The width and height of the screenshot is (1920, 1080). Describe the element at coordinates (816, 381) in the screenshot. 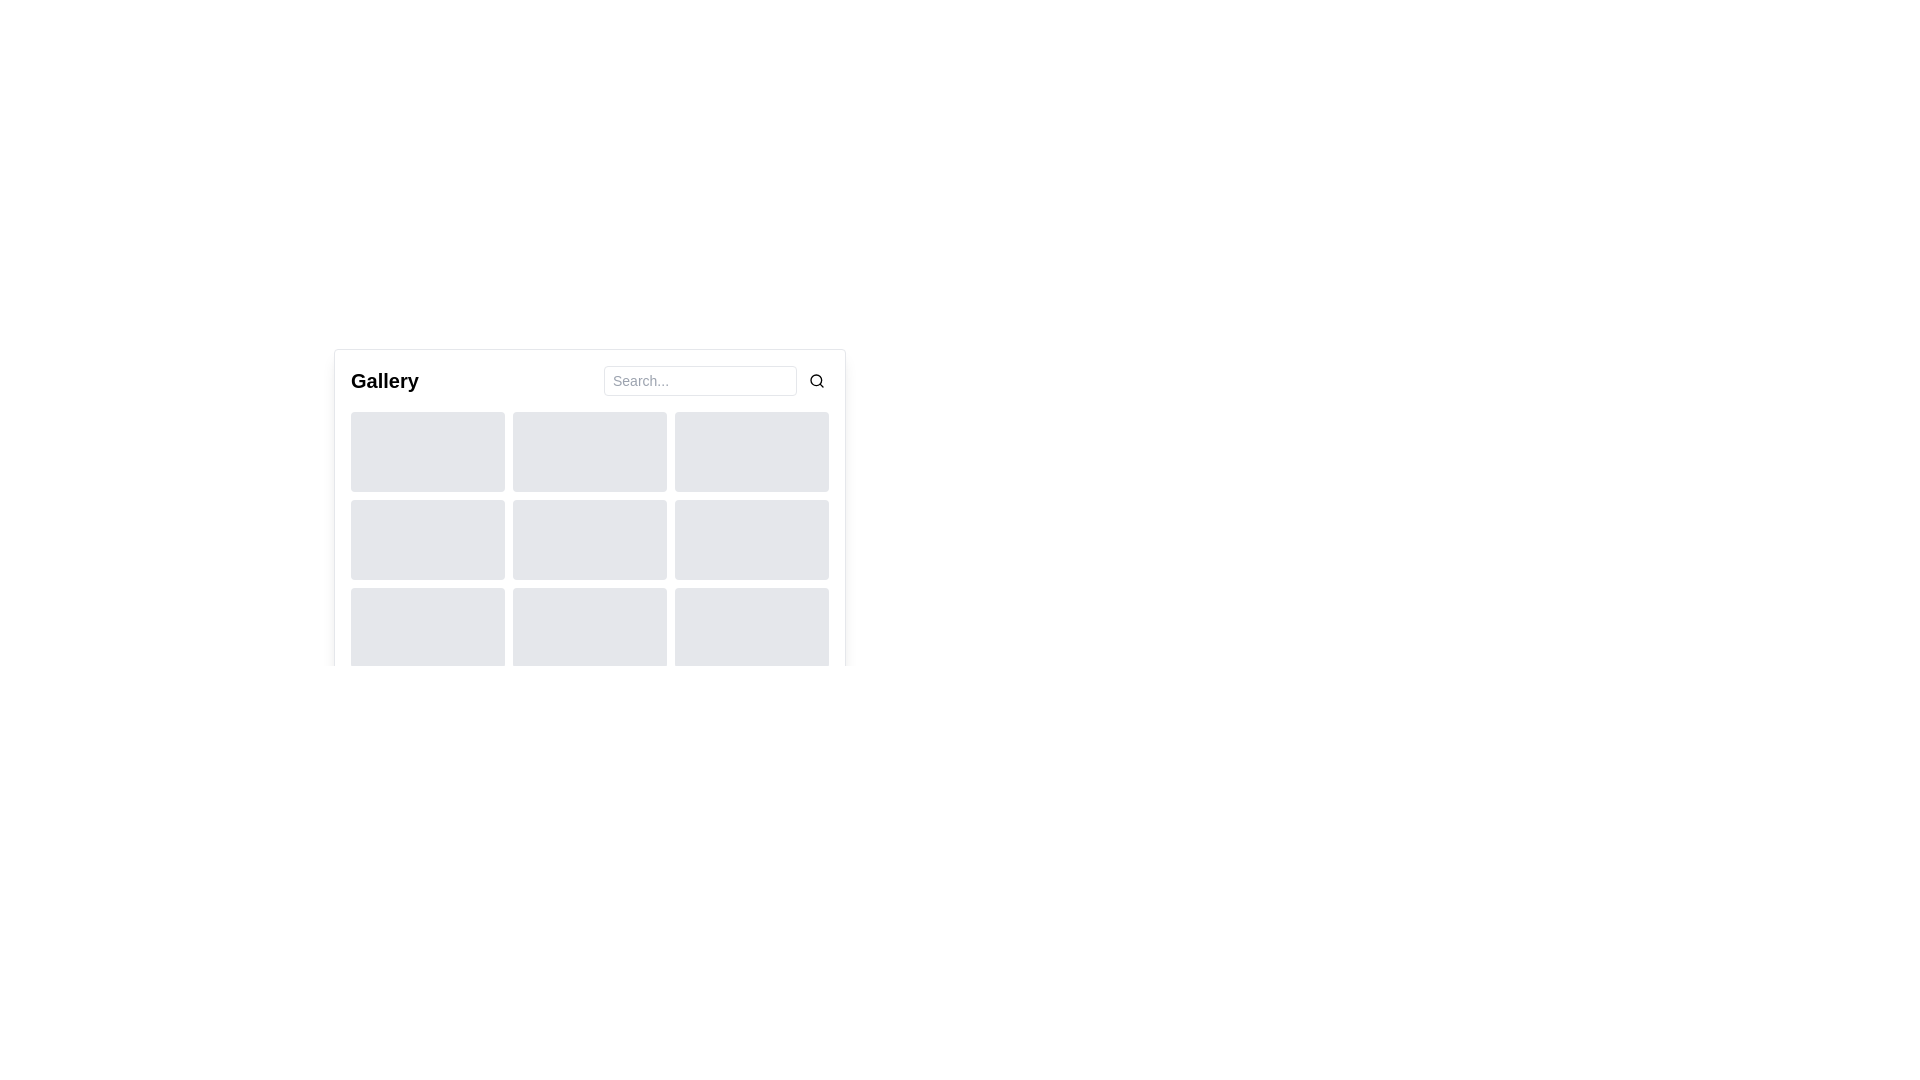

I see `the circular search button with a magnifying glass icon located to the right of the input field` at that location.